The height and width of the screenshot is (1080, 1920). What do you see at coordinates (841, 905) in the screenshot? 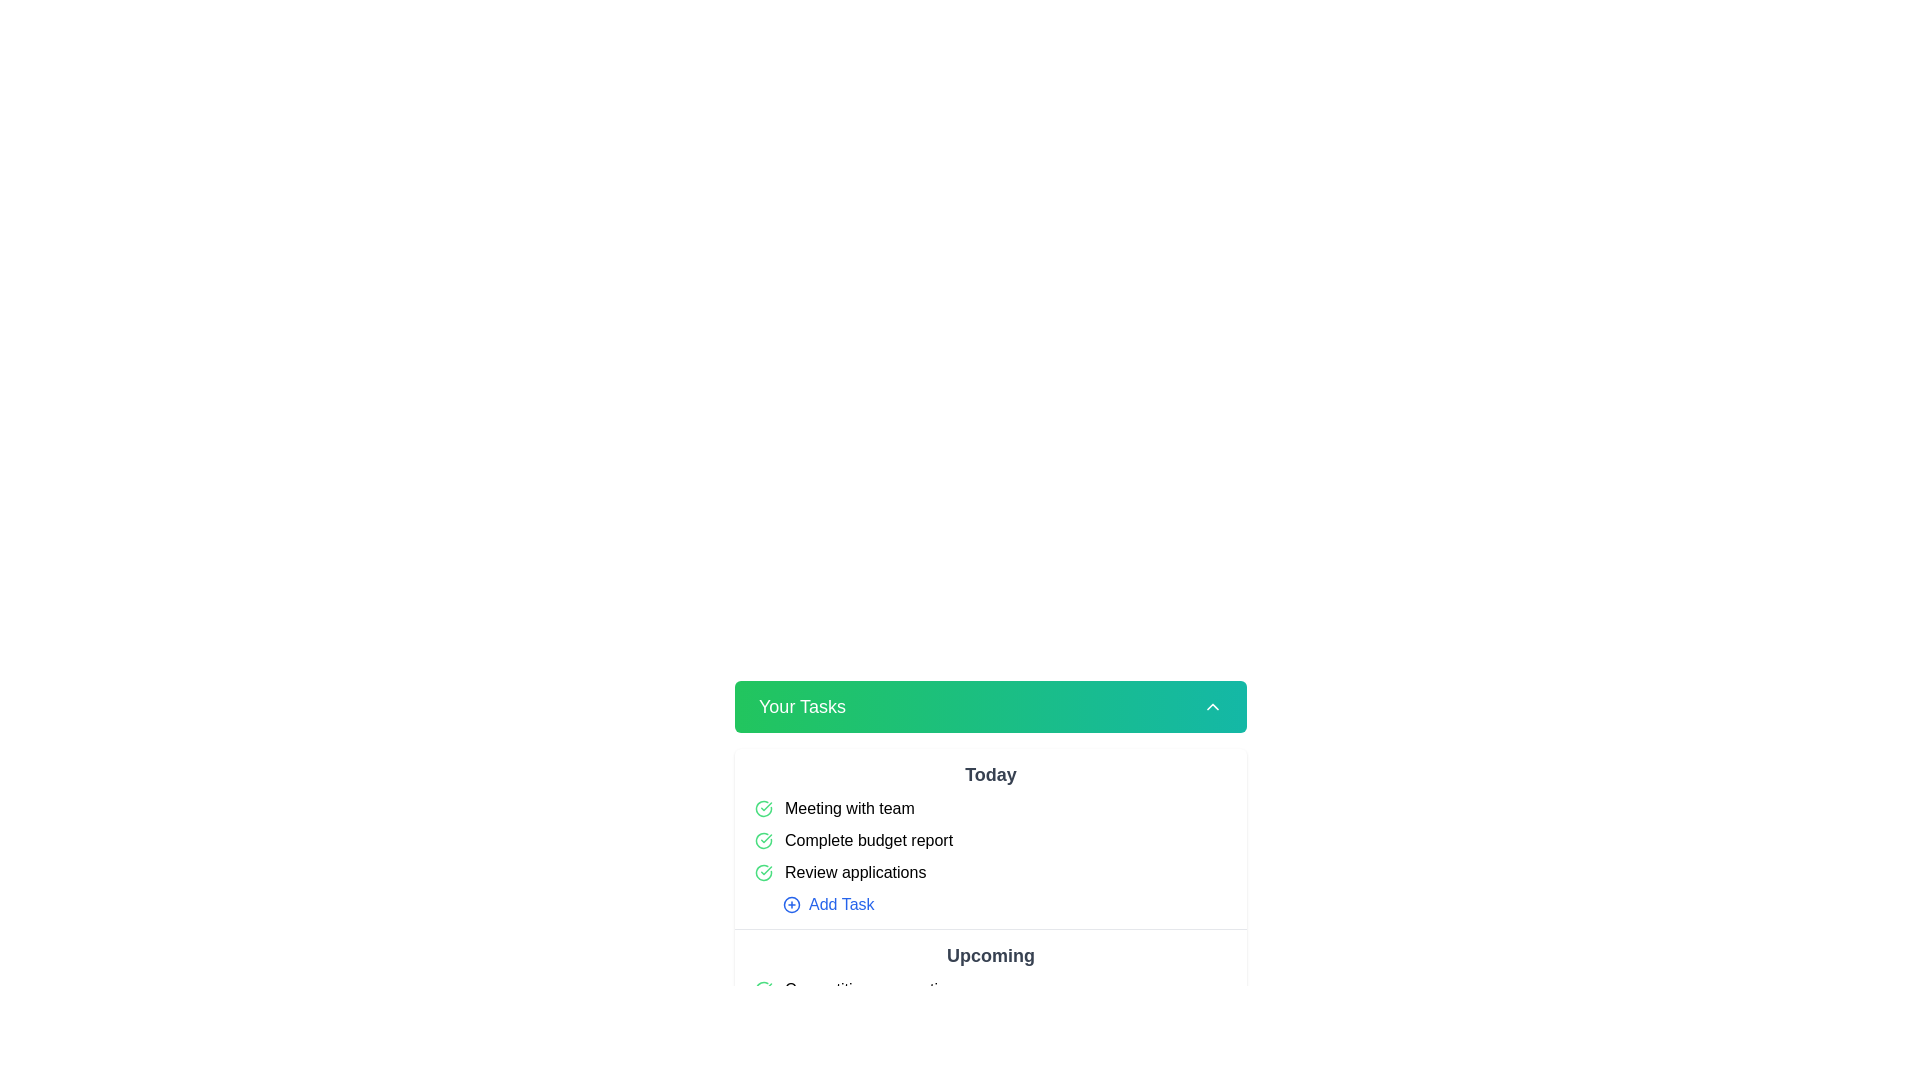
I see `the Text Label that represents the action of adding a new task` at bounding box center [841, 905].